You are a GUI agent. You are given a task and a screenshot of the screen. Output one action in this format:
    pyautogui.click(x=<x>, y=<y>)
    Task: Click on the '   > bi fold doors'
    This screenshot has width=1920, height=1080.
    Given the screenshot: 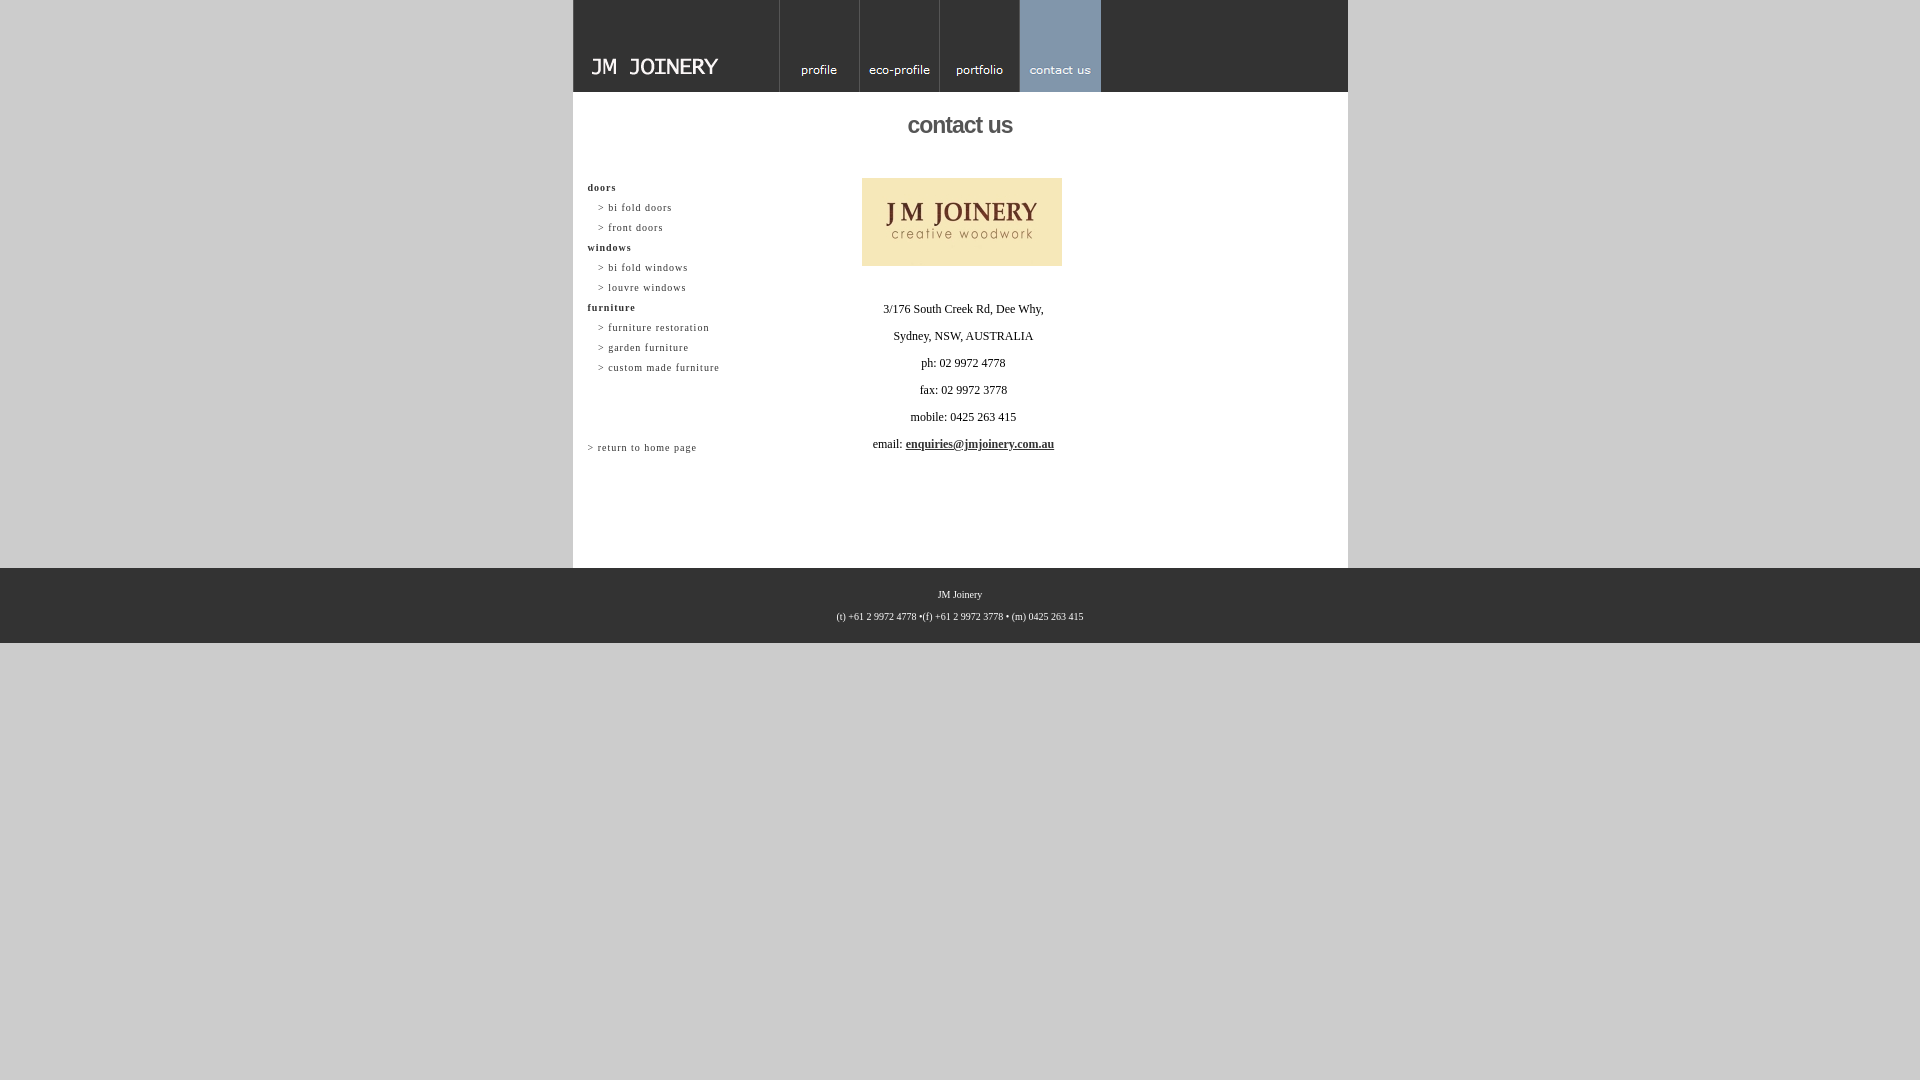 What is the action you would take?
    pyautogui.click(x=667, y=208)
    